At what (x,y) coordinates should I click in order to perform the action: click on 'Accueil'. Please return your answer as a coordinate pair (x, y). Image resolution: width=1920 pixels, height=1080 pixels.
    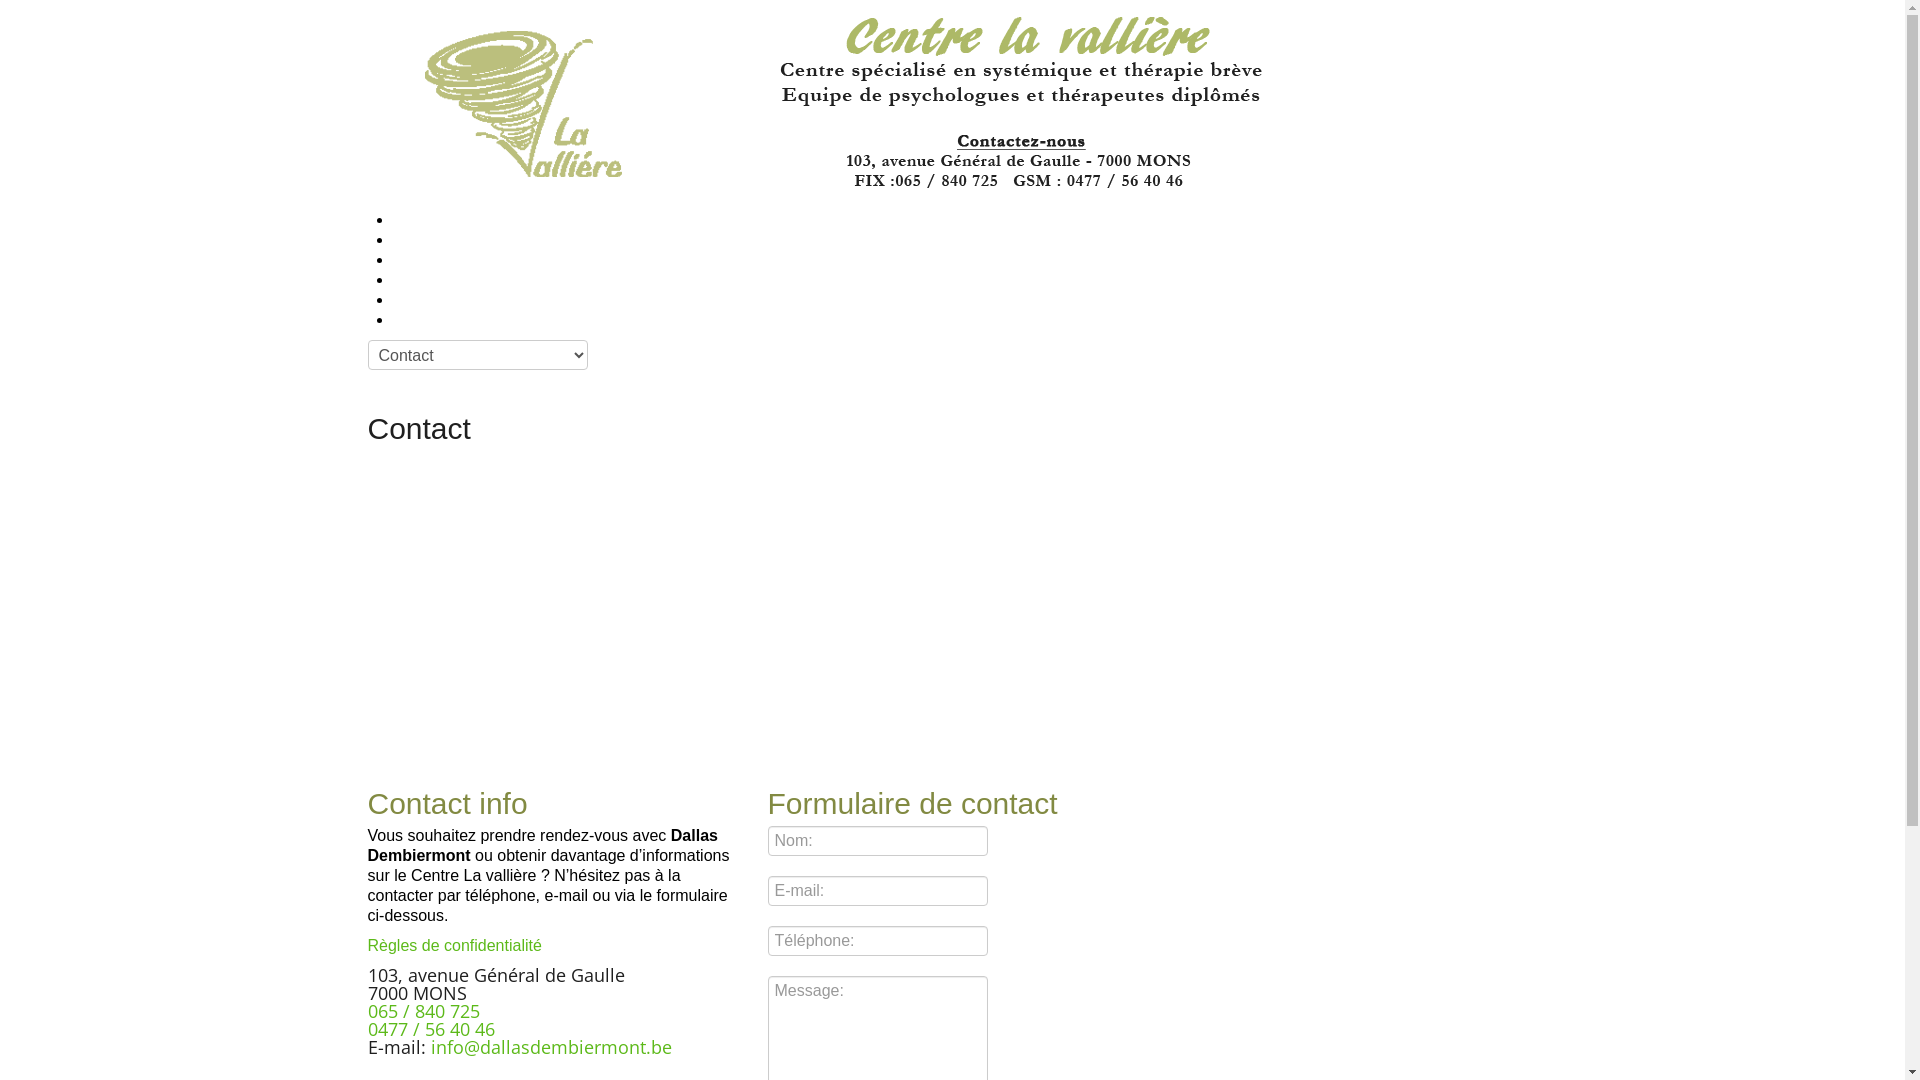
    Looking at the image, I should click on (408, 220).